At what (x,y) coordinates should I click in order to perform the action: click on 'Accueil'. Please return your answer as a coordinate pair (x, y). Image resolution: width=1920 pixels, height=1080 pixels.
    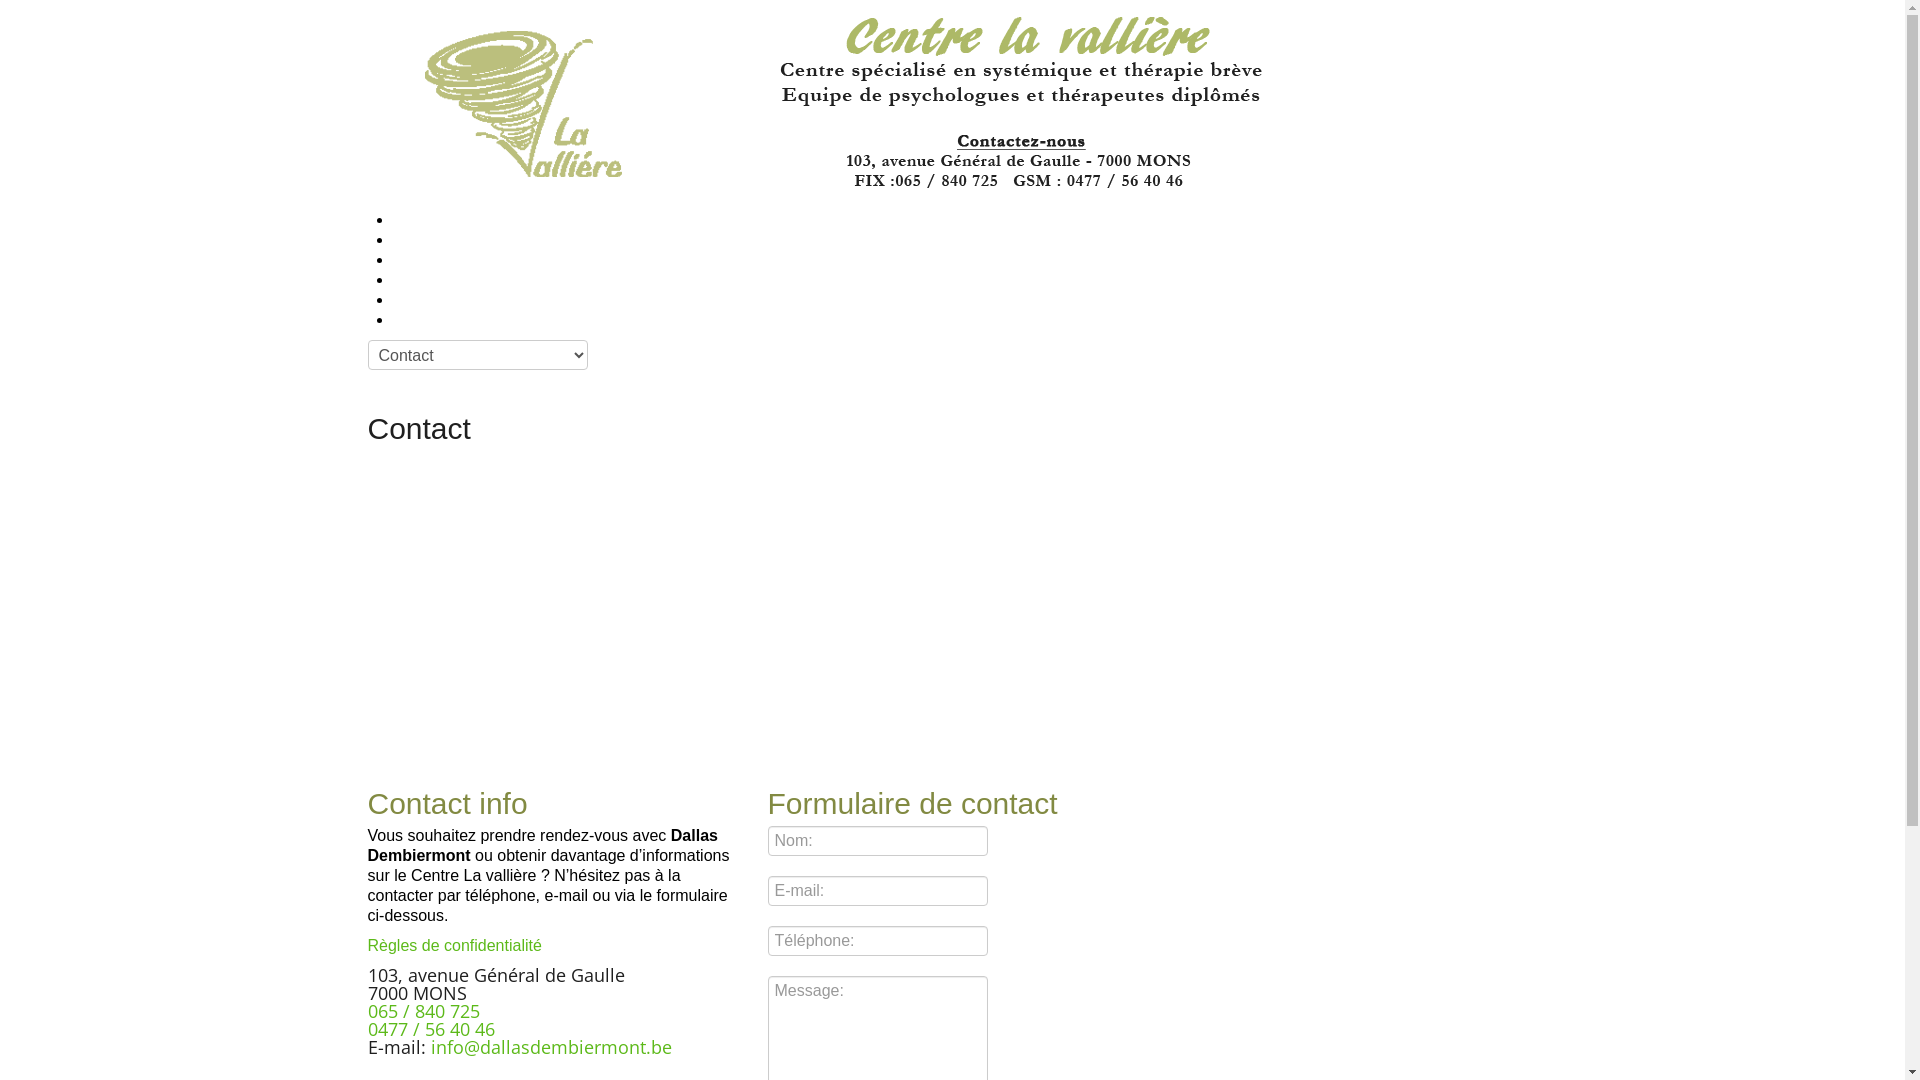
    Looking at the image, I should click on (408, 220).